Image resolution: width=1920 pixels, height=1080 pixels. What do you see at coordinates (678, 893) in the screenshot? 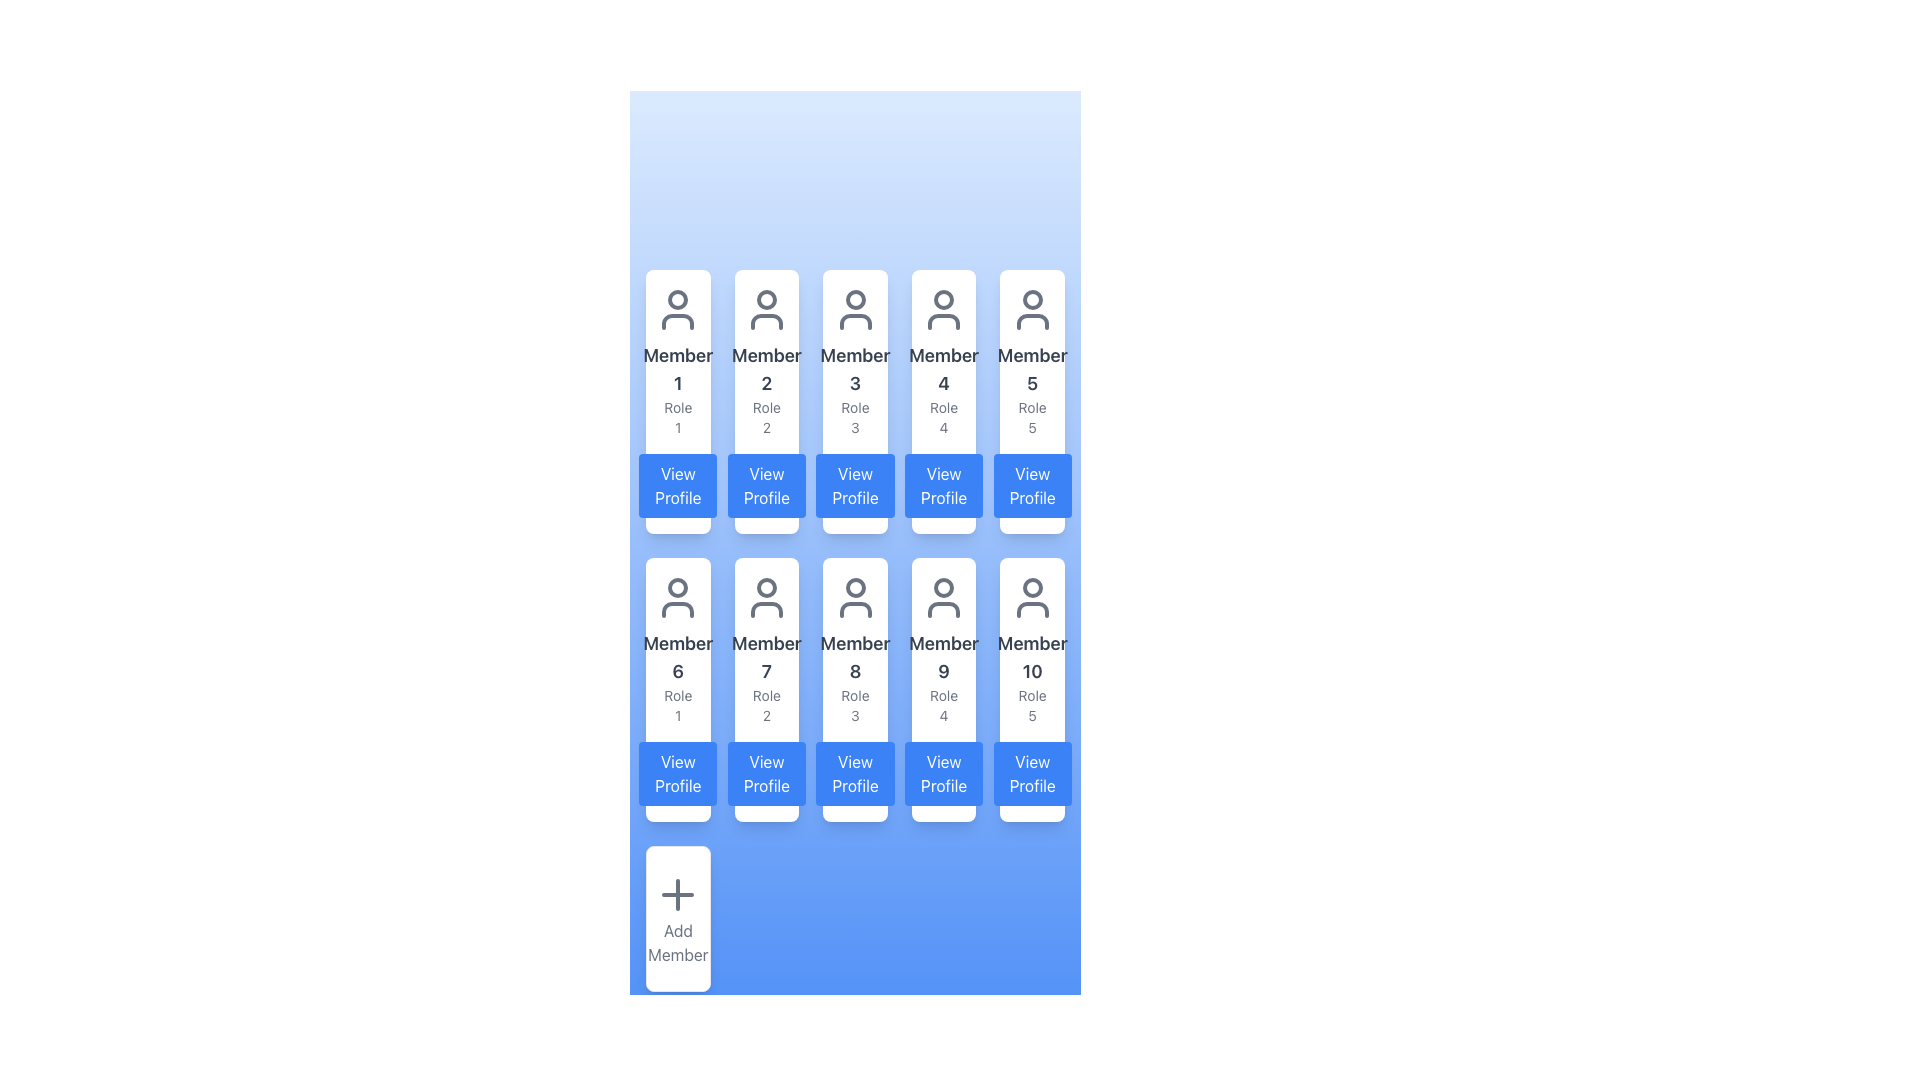
I see `the cross-shaped icon with a light-gray stroke located within the 'Add Member' component to receive hover feedback` at bounding box center [678, 893].